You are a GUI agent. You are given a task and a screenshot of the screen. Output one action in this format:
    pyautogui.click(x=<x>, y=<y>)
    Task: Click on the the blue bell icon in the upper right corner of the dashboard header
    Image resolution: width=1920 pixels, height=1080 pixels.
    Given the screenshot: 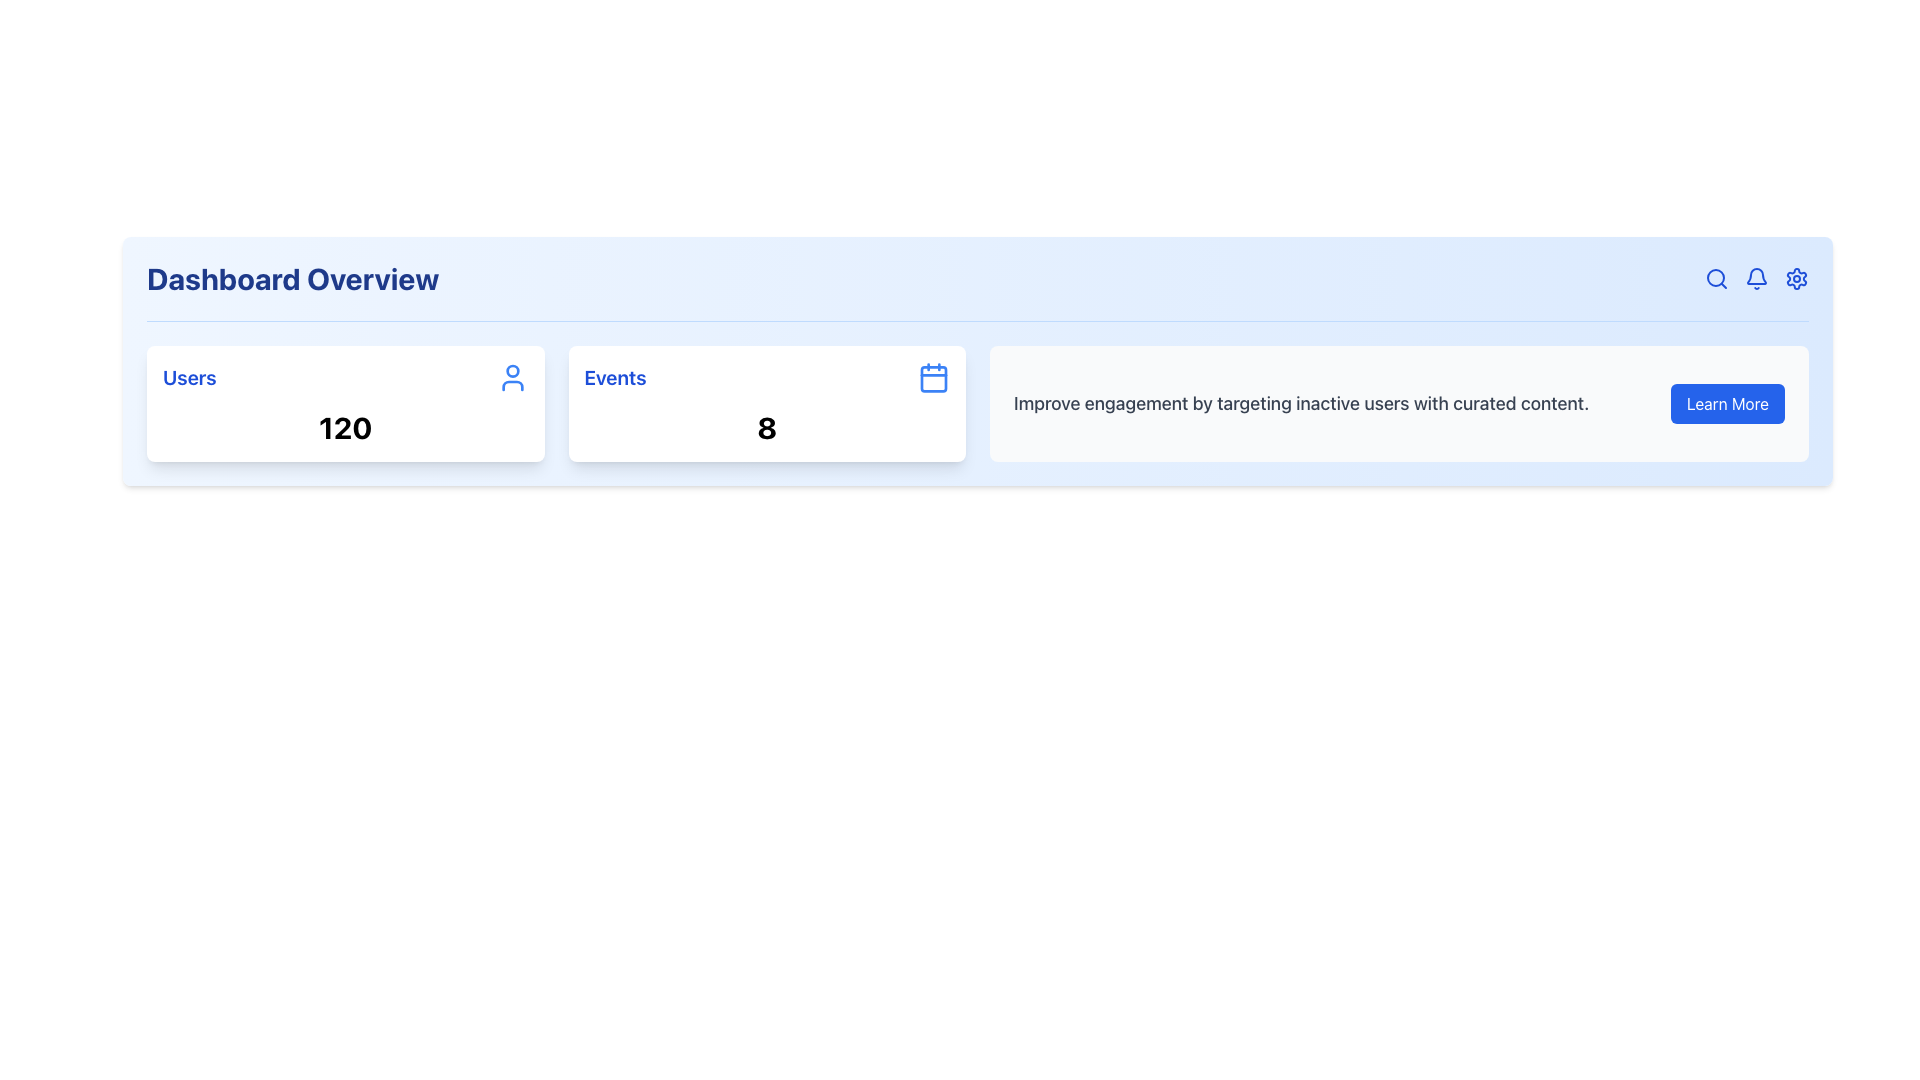 What is the action you would take?
    pyautogui.click(x=1755, y=278)
    